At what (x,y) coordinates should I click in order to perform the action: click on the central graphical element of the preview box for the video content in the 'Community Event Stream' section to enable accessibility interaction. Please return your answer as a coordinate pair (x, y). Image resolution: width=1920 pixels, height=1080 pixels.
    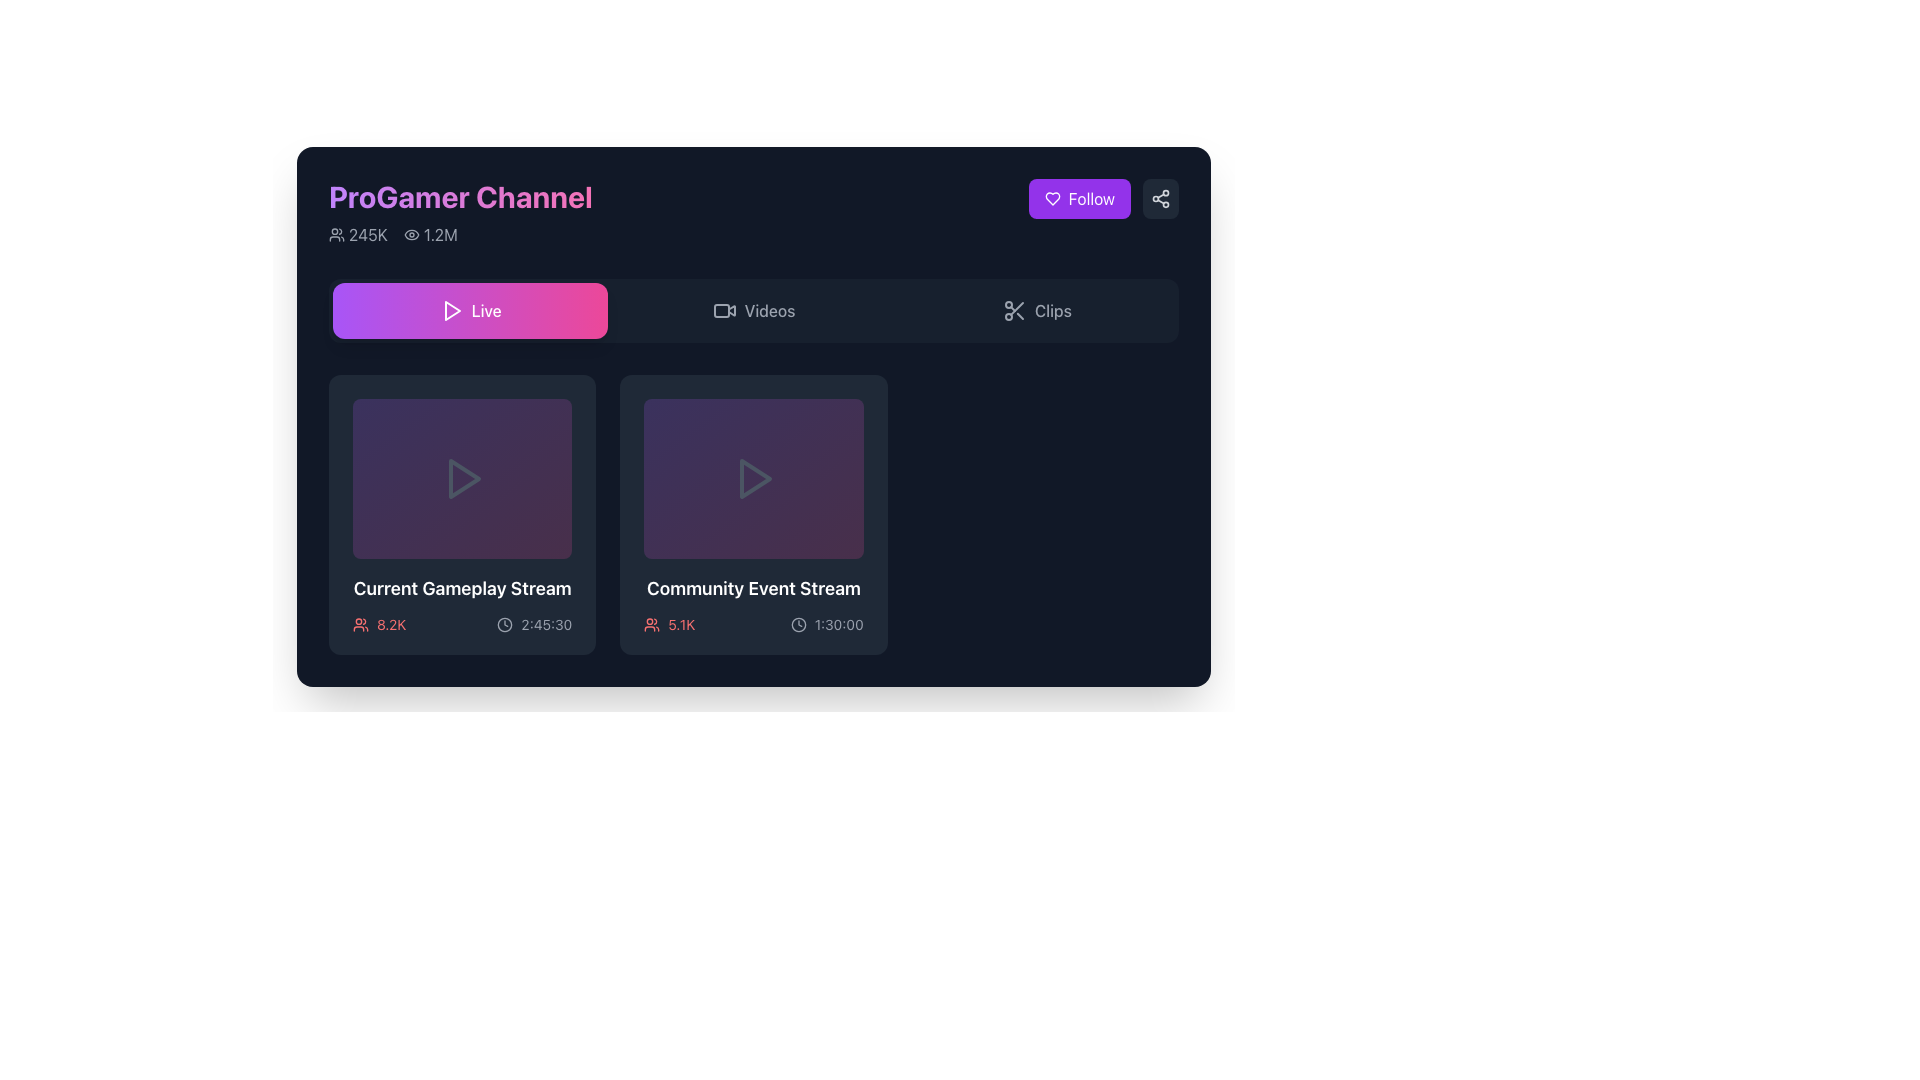
    Looking at the image, I should click on (754, 478).